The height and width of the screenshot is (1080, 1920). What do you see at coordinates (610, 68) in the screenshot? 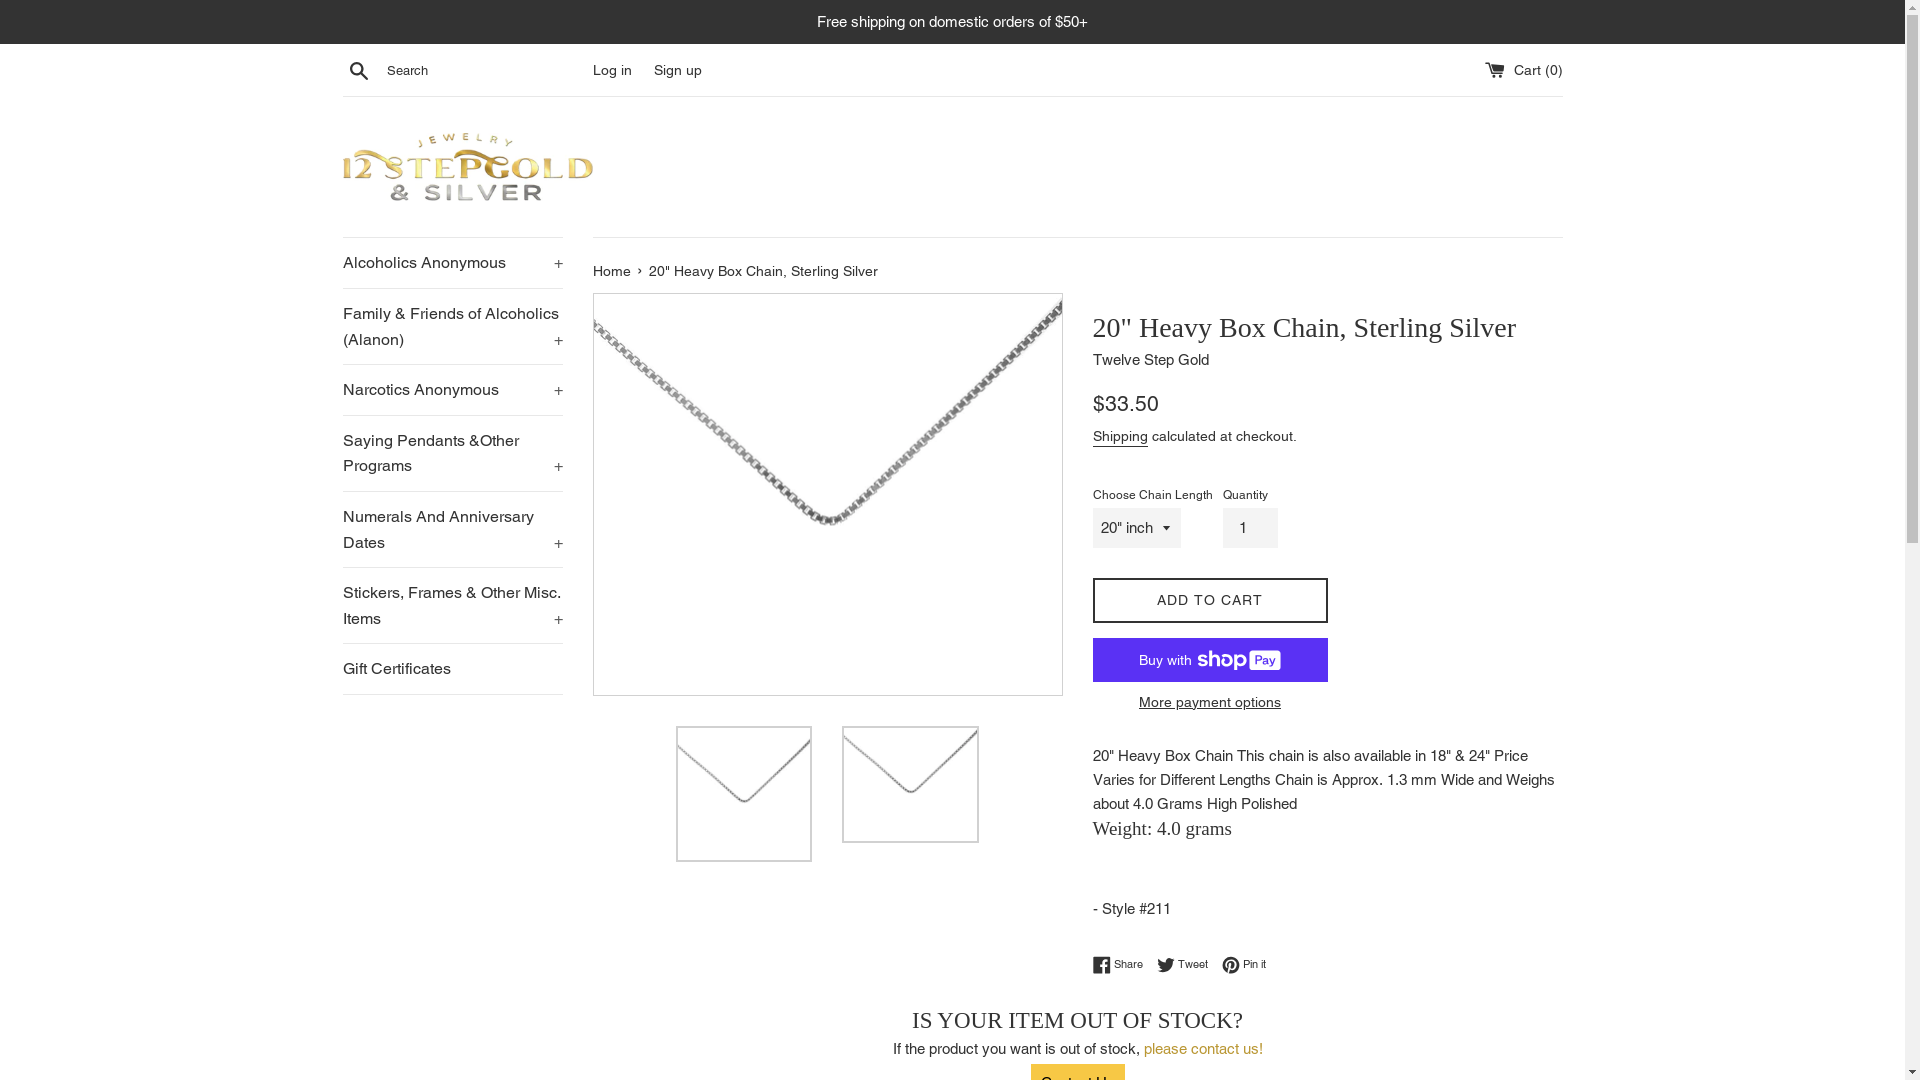
I see `'Log in'` at bounding box center [610, 68].